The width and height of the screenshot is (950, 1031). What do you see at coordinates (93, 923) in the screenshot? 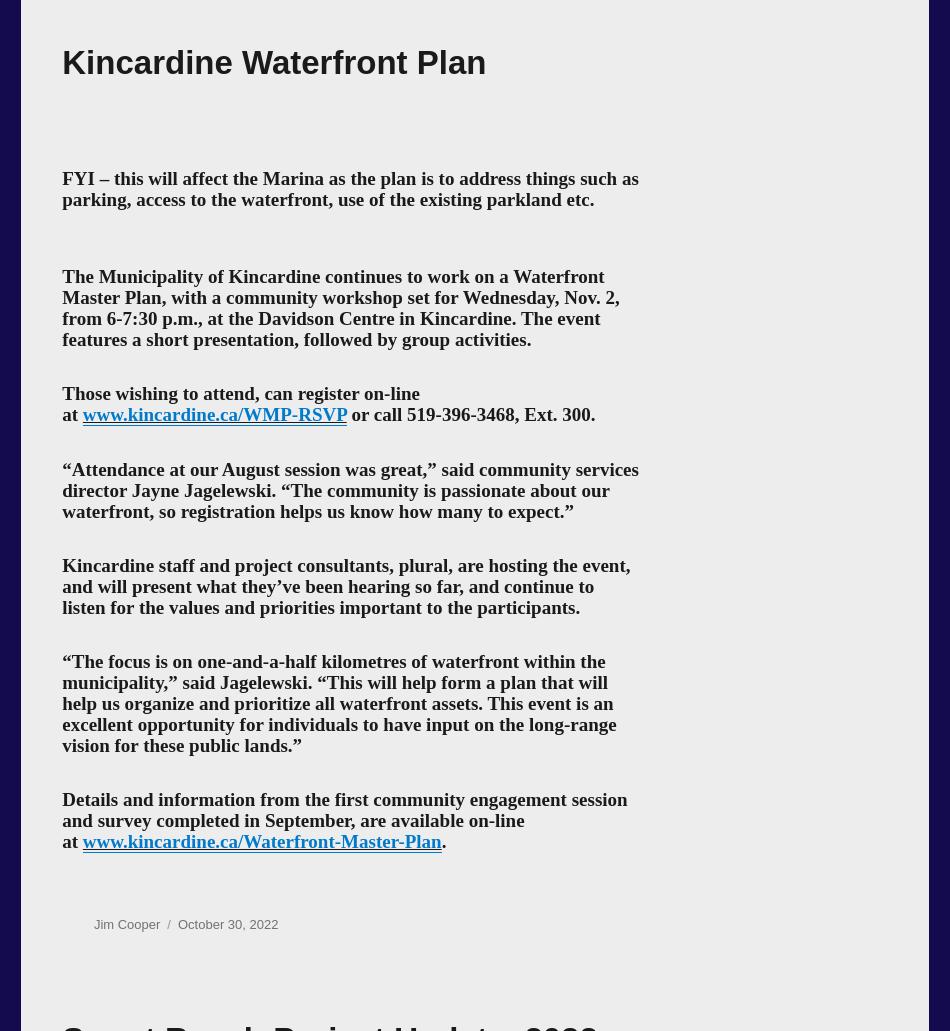
I see `'Jim Cooper'` at bounding box center [93, 923].